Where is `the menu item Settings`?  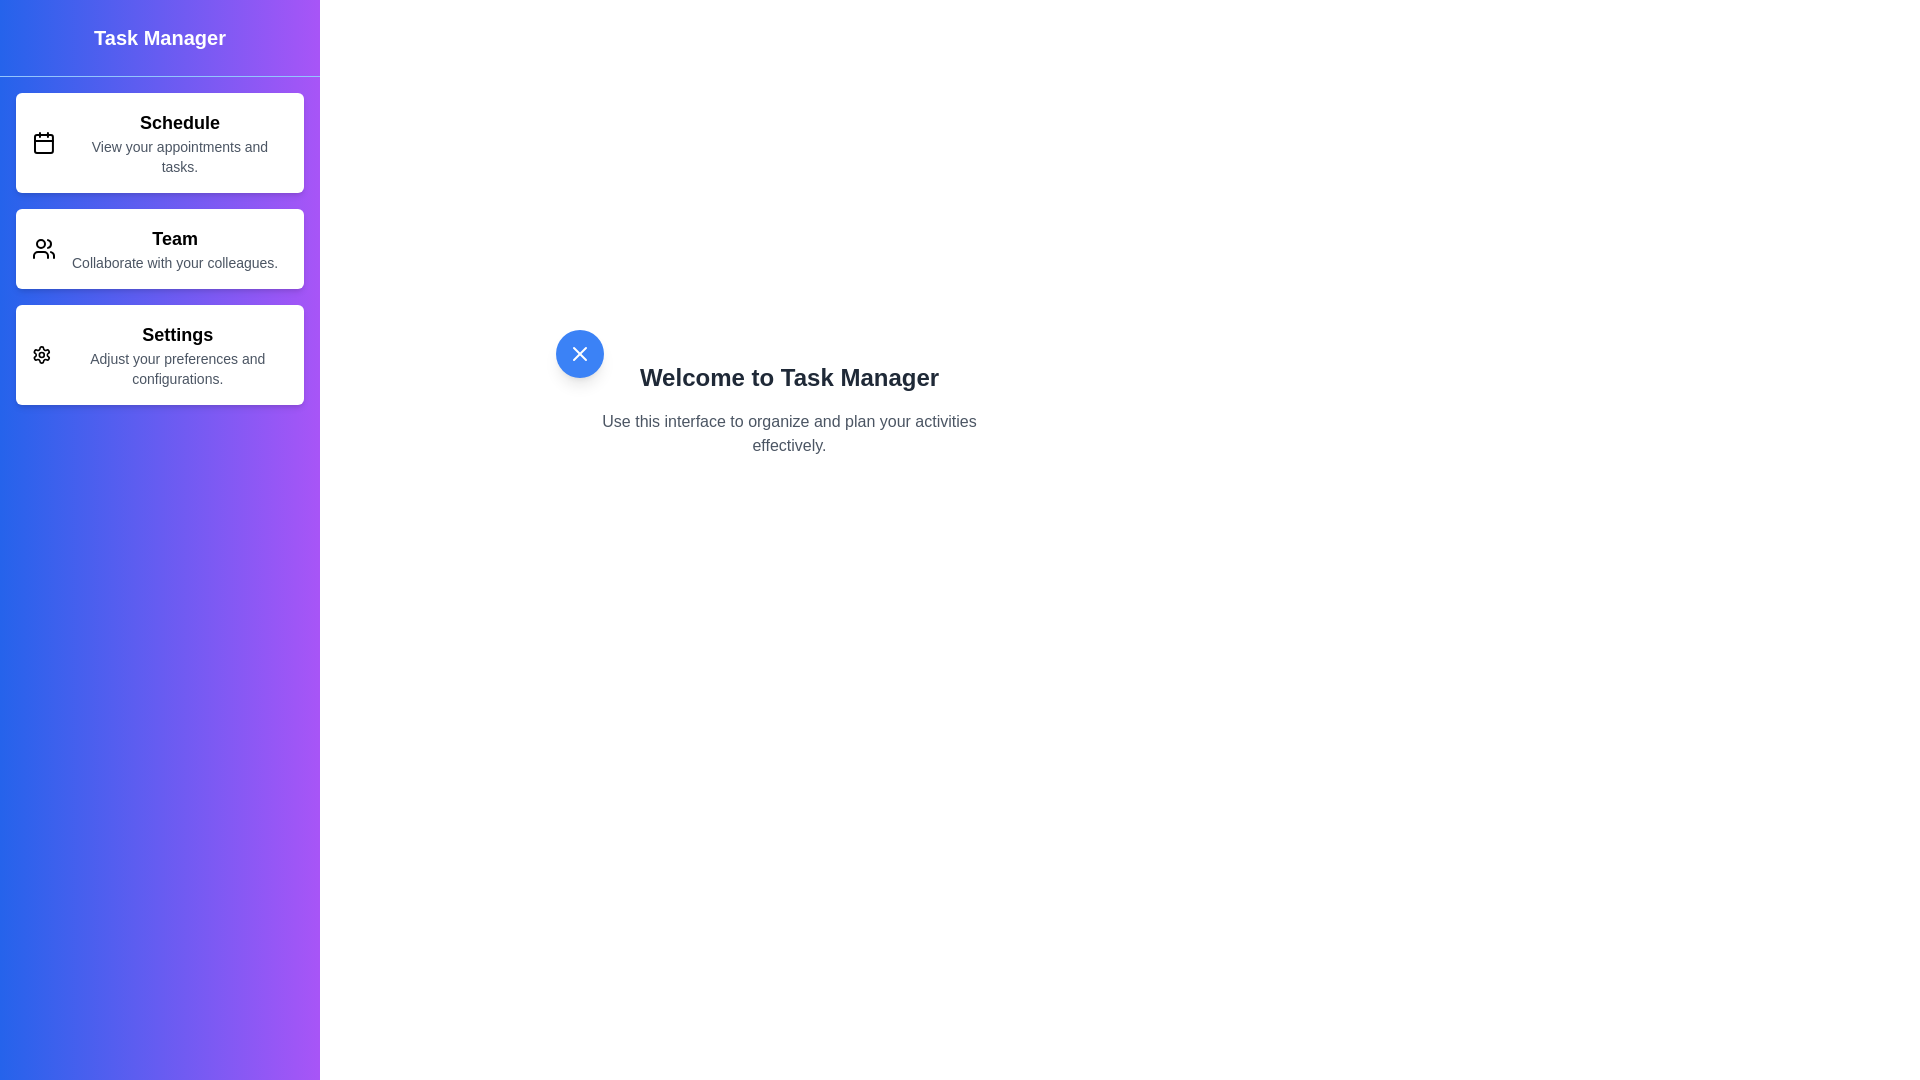
the menu item Settings is located at coordinates (158, 353).